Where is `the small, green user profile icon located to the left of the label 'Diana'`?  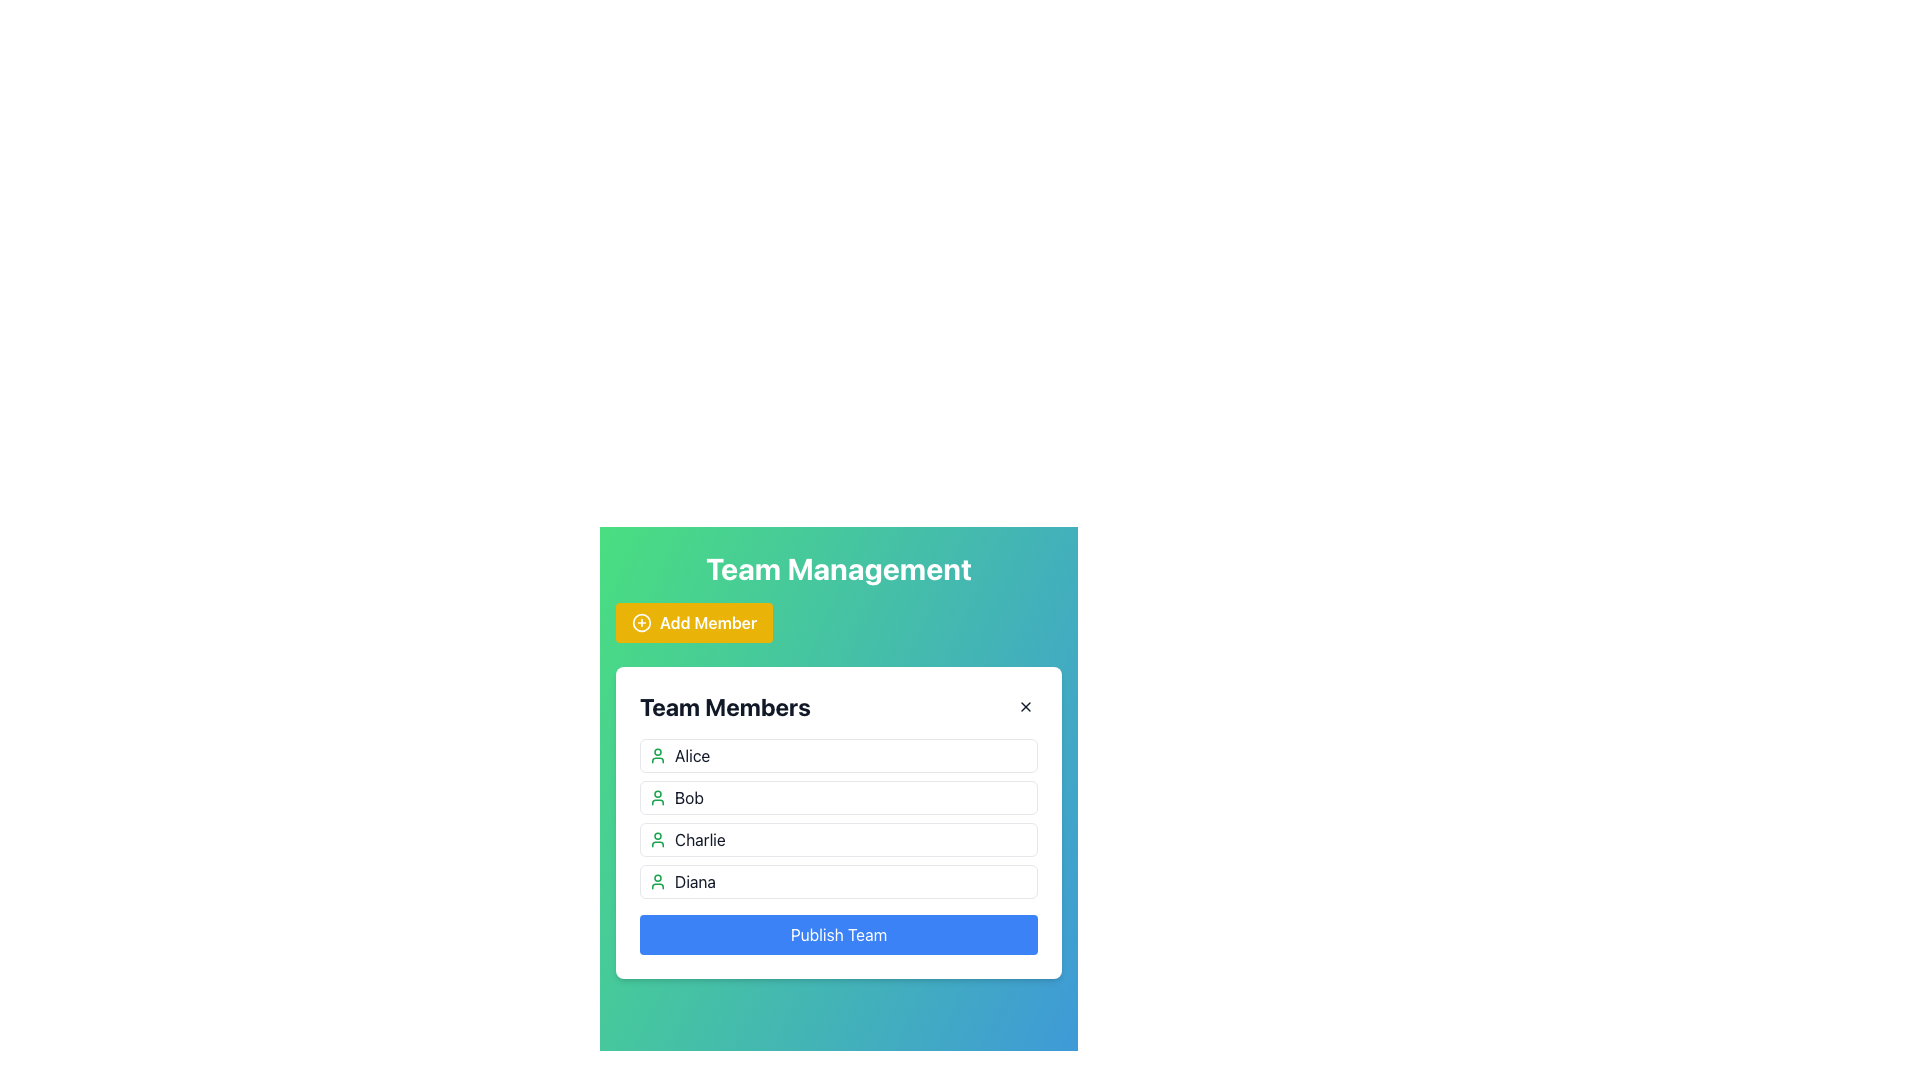
the small, green user profile icon located to the left of the label 'Diana' is located at coordinates (657, 881).